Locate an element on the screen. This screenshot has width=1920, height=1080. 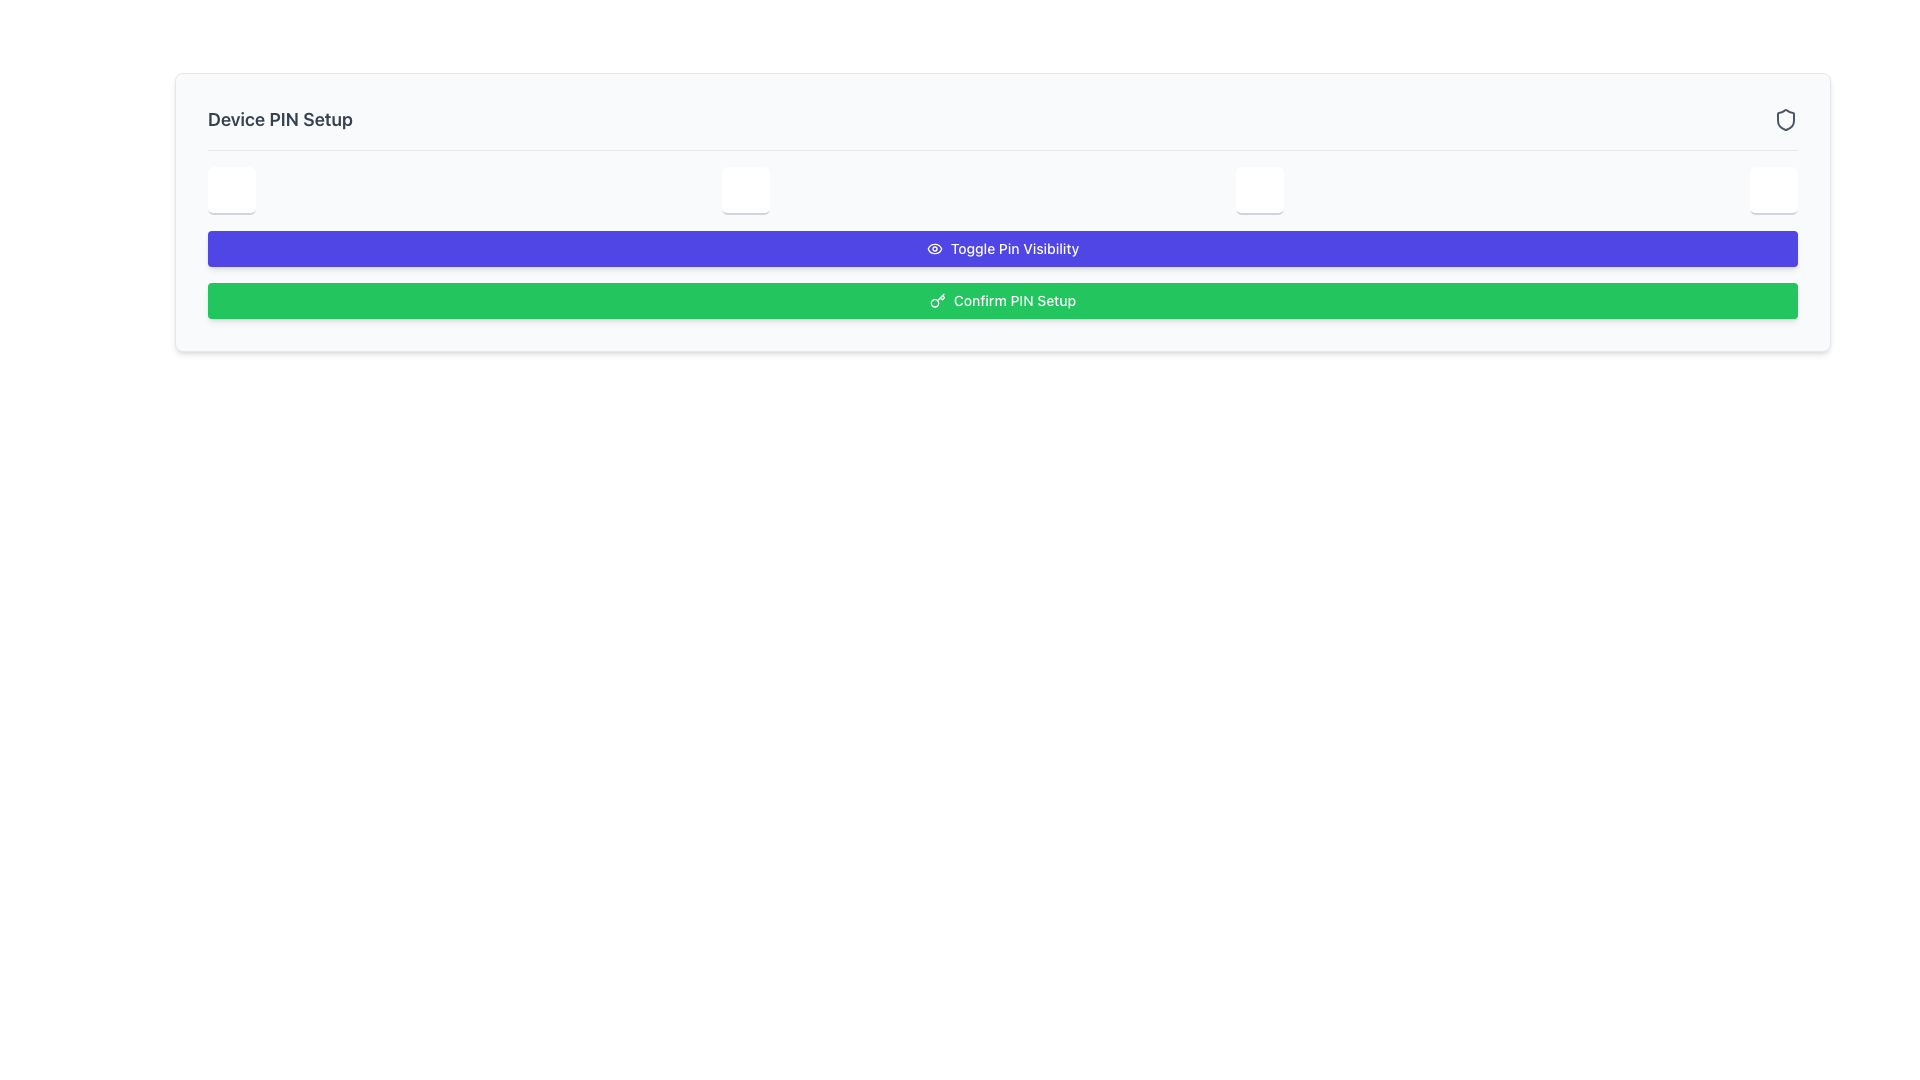
the eye icon shape to toggle the visibility of sensitive information, located centrally above the 'Toggle PIN Visibility' text is located at coordinates (933, 248).